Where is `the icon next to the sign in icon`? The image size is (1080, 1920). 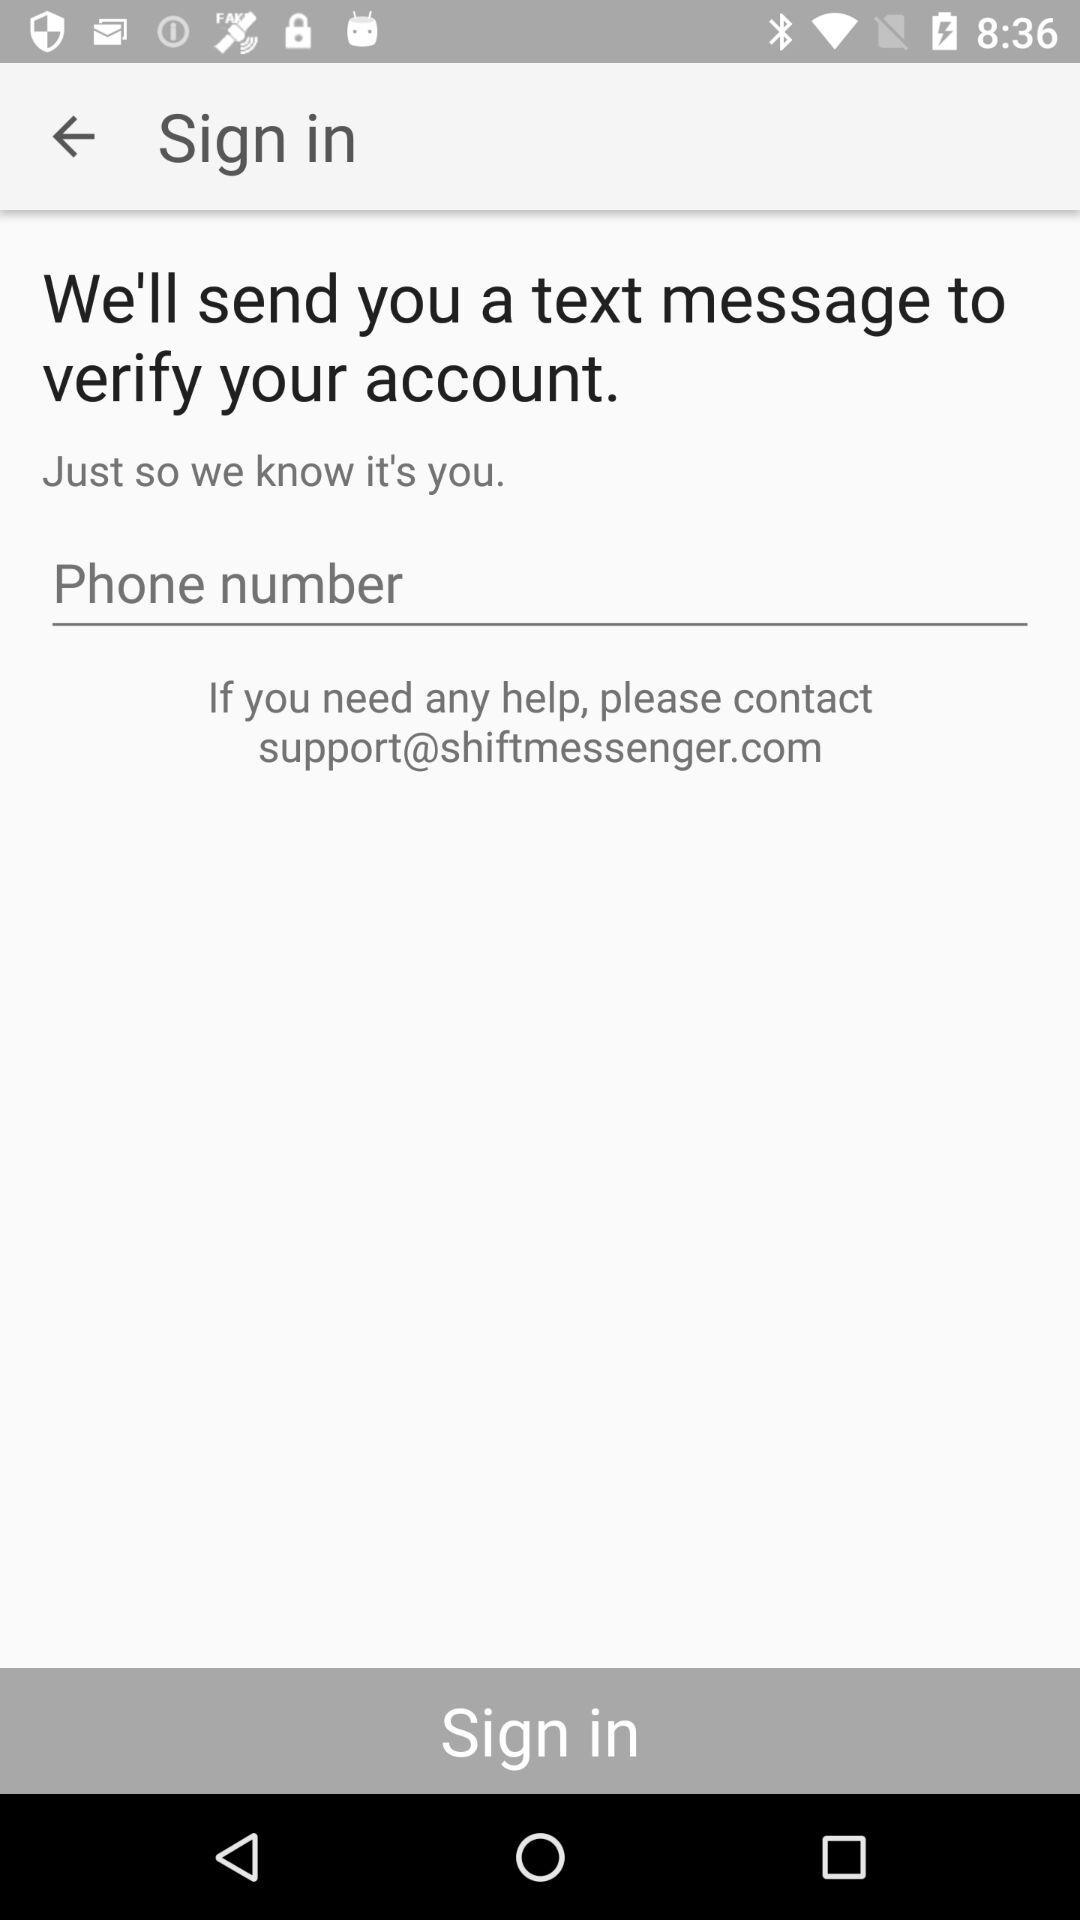 the icon next to the sign in icon is located at coordinates (72, 135).